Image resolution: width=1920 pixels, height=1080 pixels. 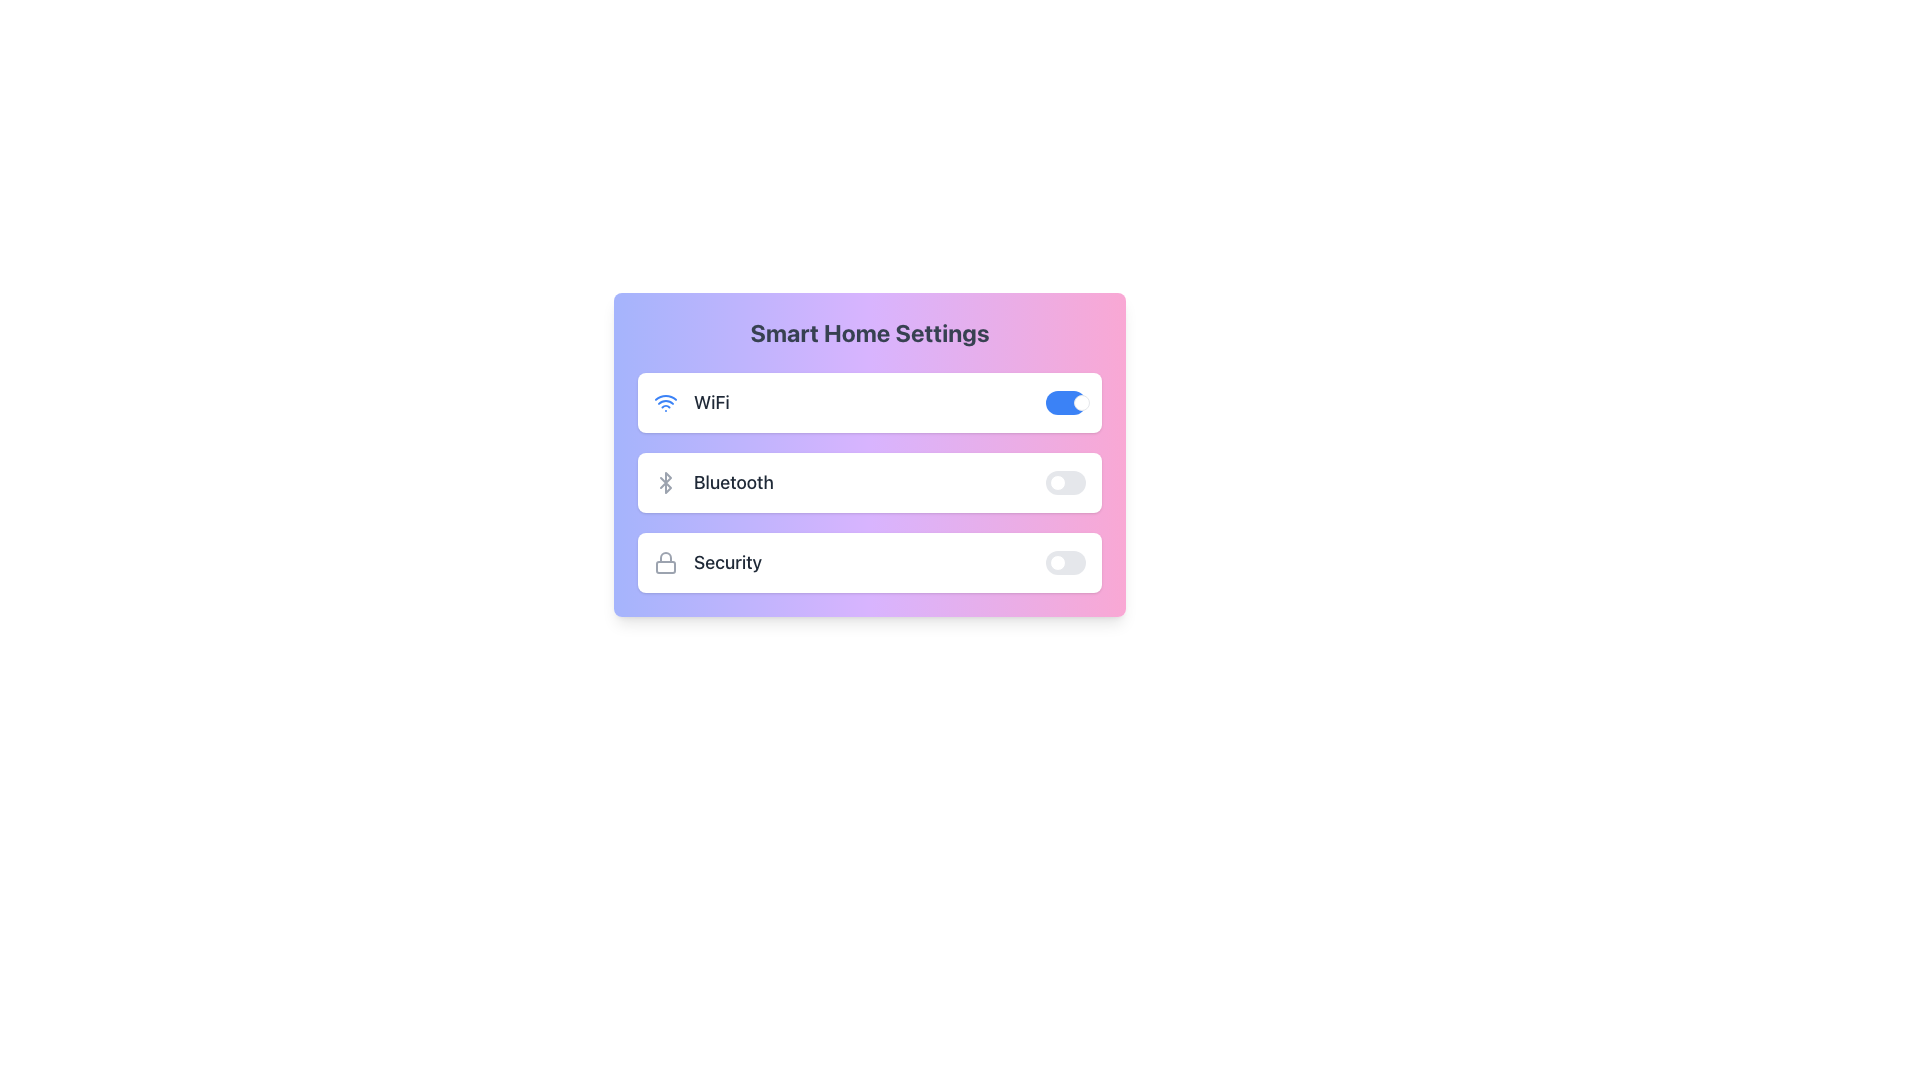 What do you see at coordinates (1080, 402) in the screenshot?
I see `the circular knob within the toggle switch` at bounding box center [1080, 402].